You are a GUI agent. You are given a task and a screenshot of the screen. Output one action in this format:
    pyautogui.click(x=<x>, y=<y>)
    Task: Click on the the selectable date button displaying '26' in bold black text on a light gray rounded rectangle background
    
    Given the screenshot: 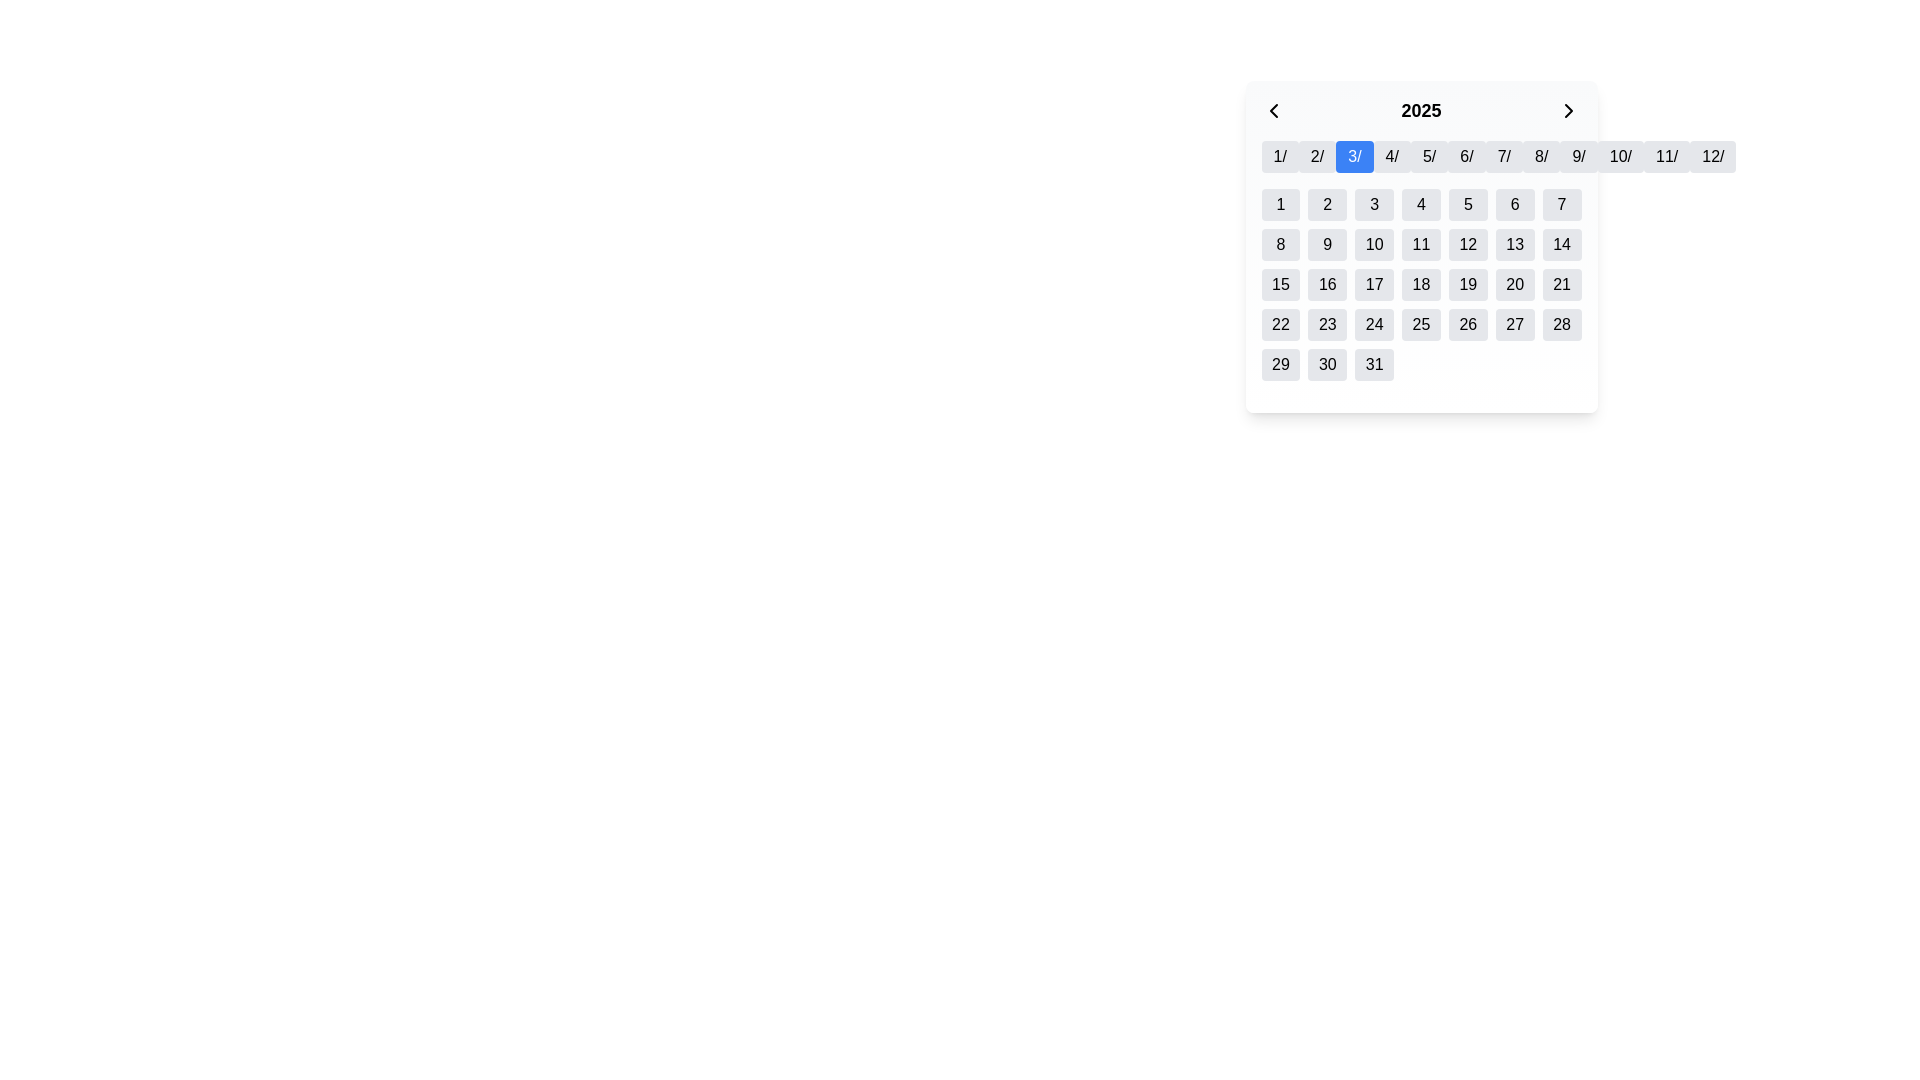 What is the action you would take?
    pyautogui.click(x=1468, y=323)
    